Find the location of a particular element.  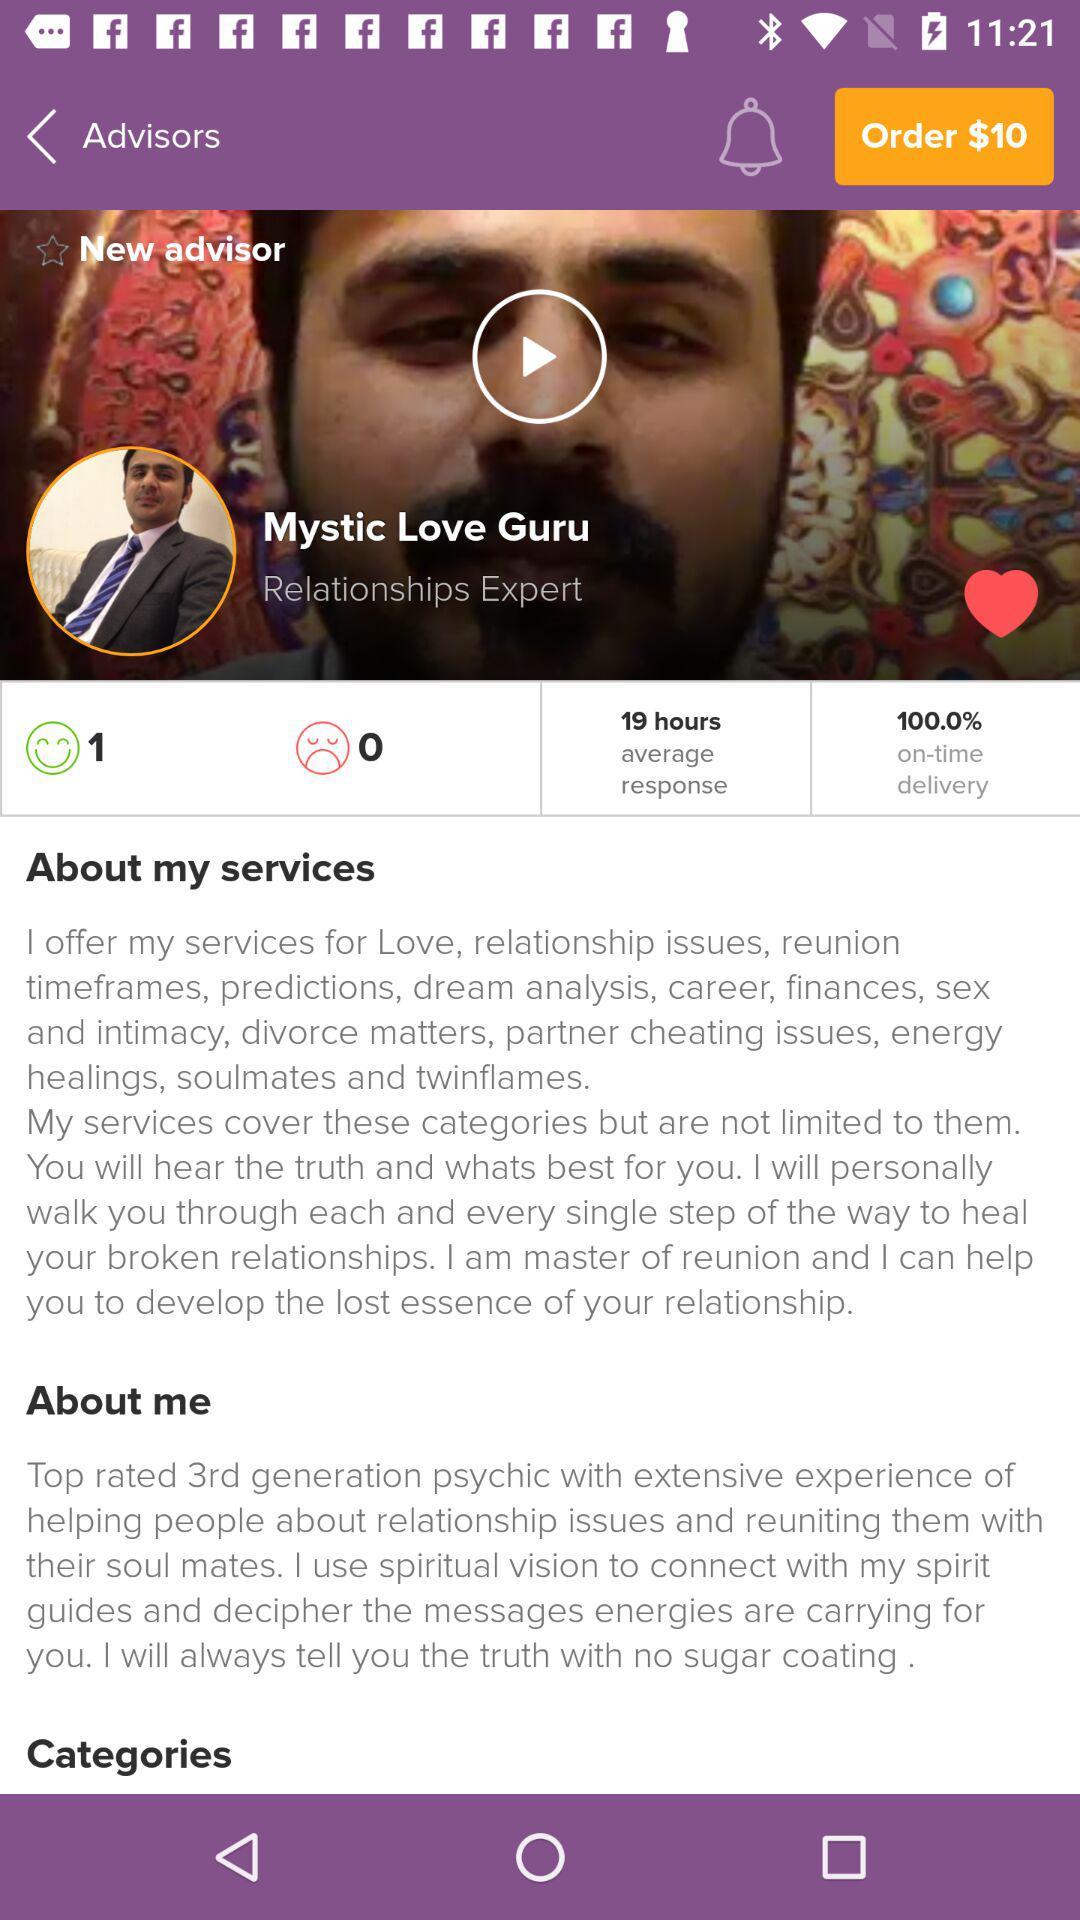

item to the right of advisors item is located at coordinates (750, 135).